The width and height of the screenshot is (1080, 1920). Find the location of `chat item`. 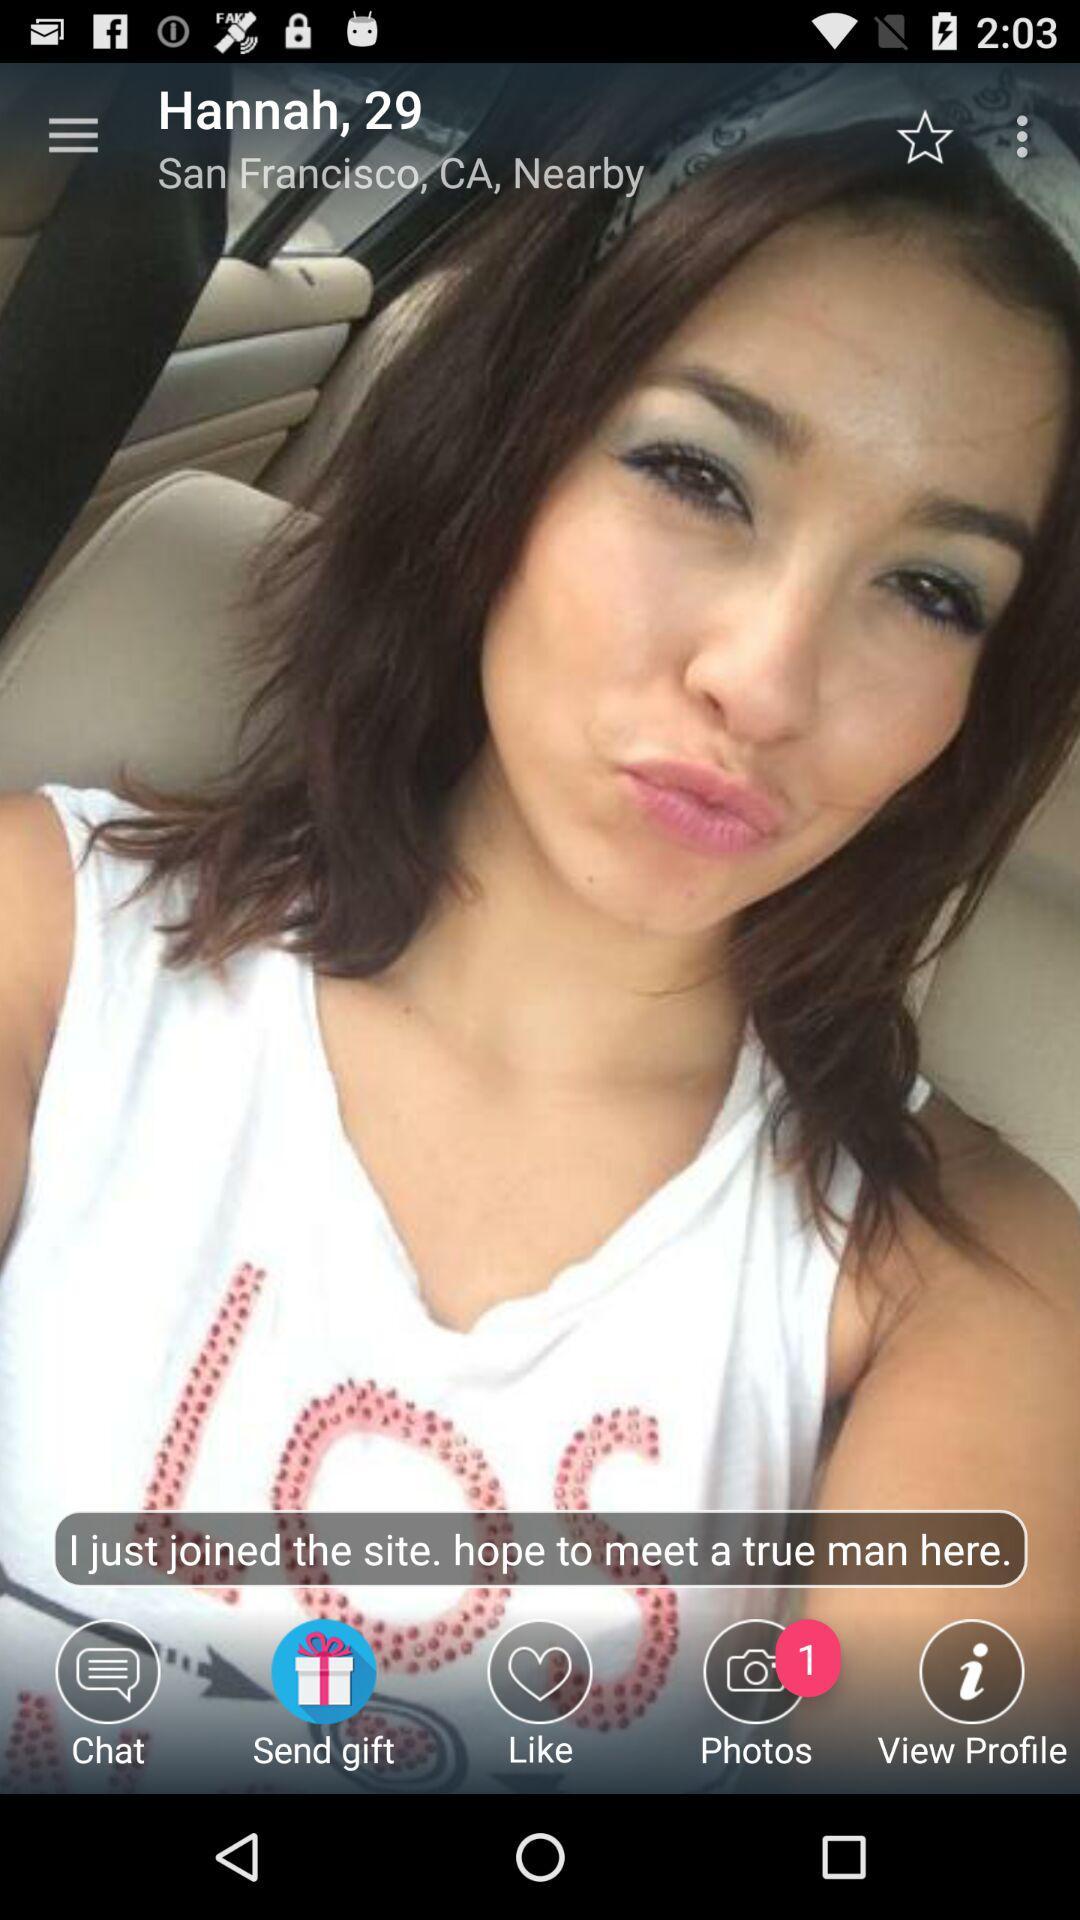

chat item is located at coordinates (108, 1705).